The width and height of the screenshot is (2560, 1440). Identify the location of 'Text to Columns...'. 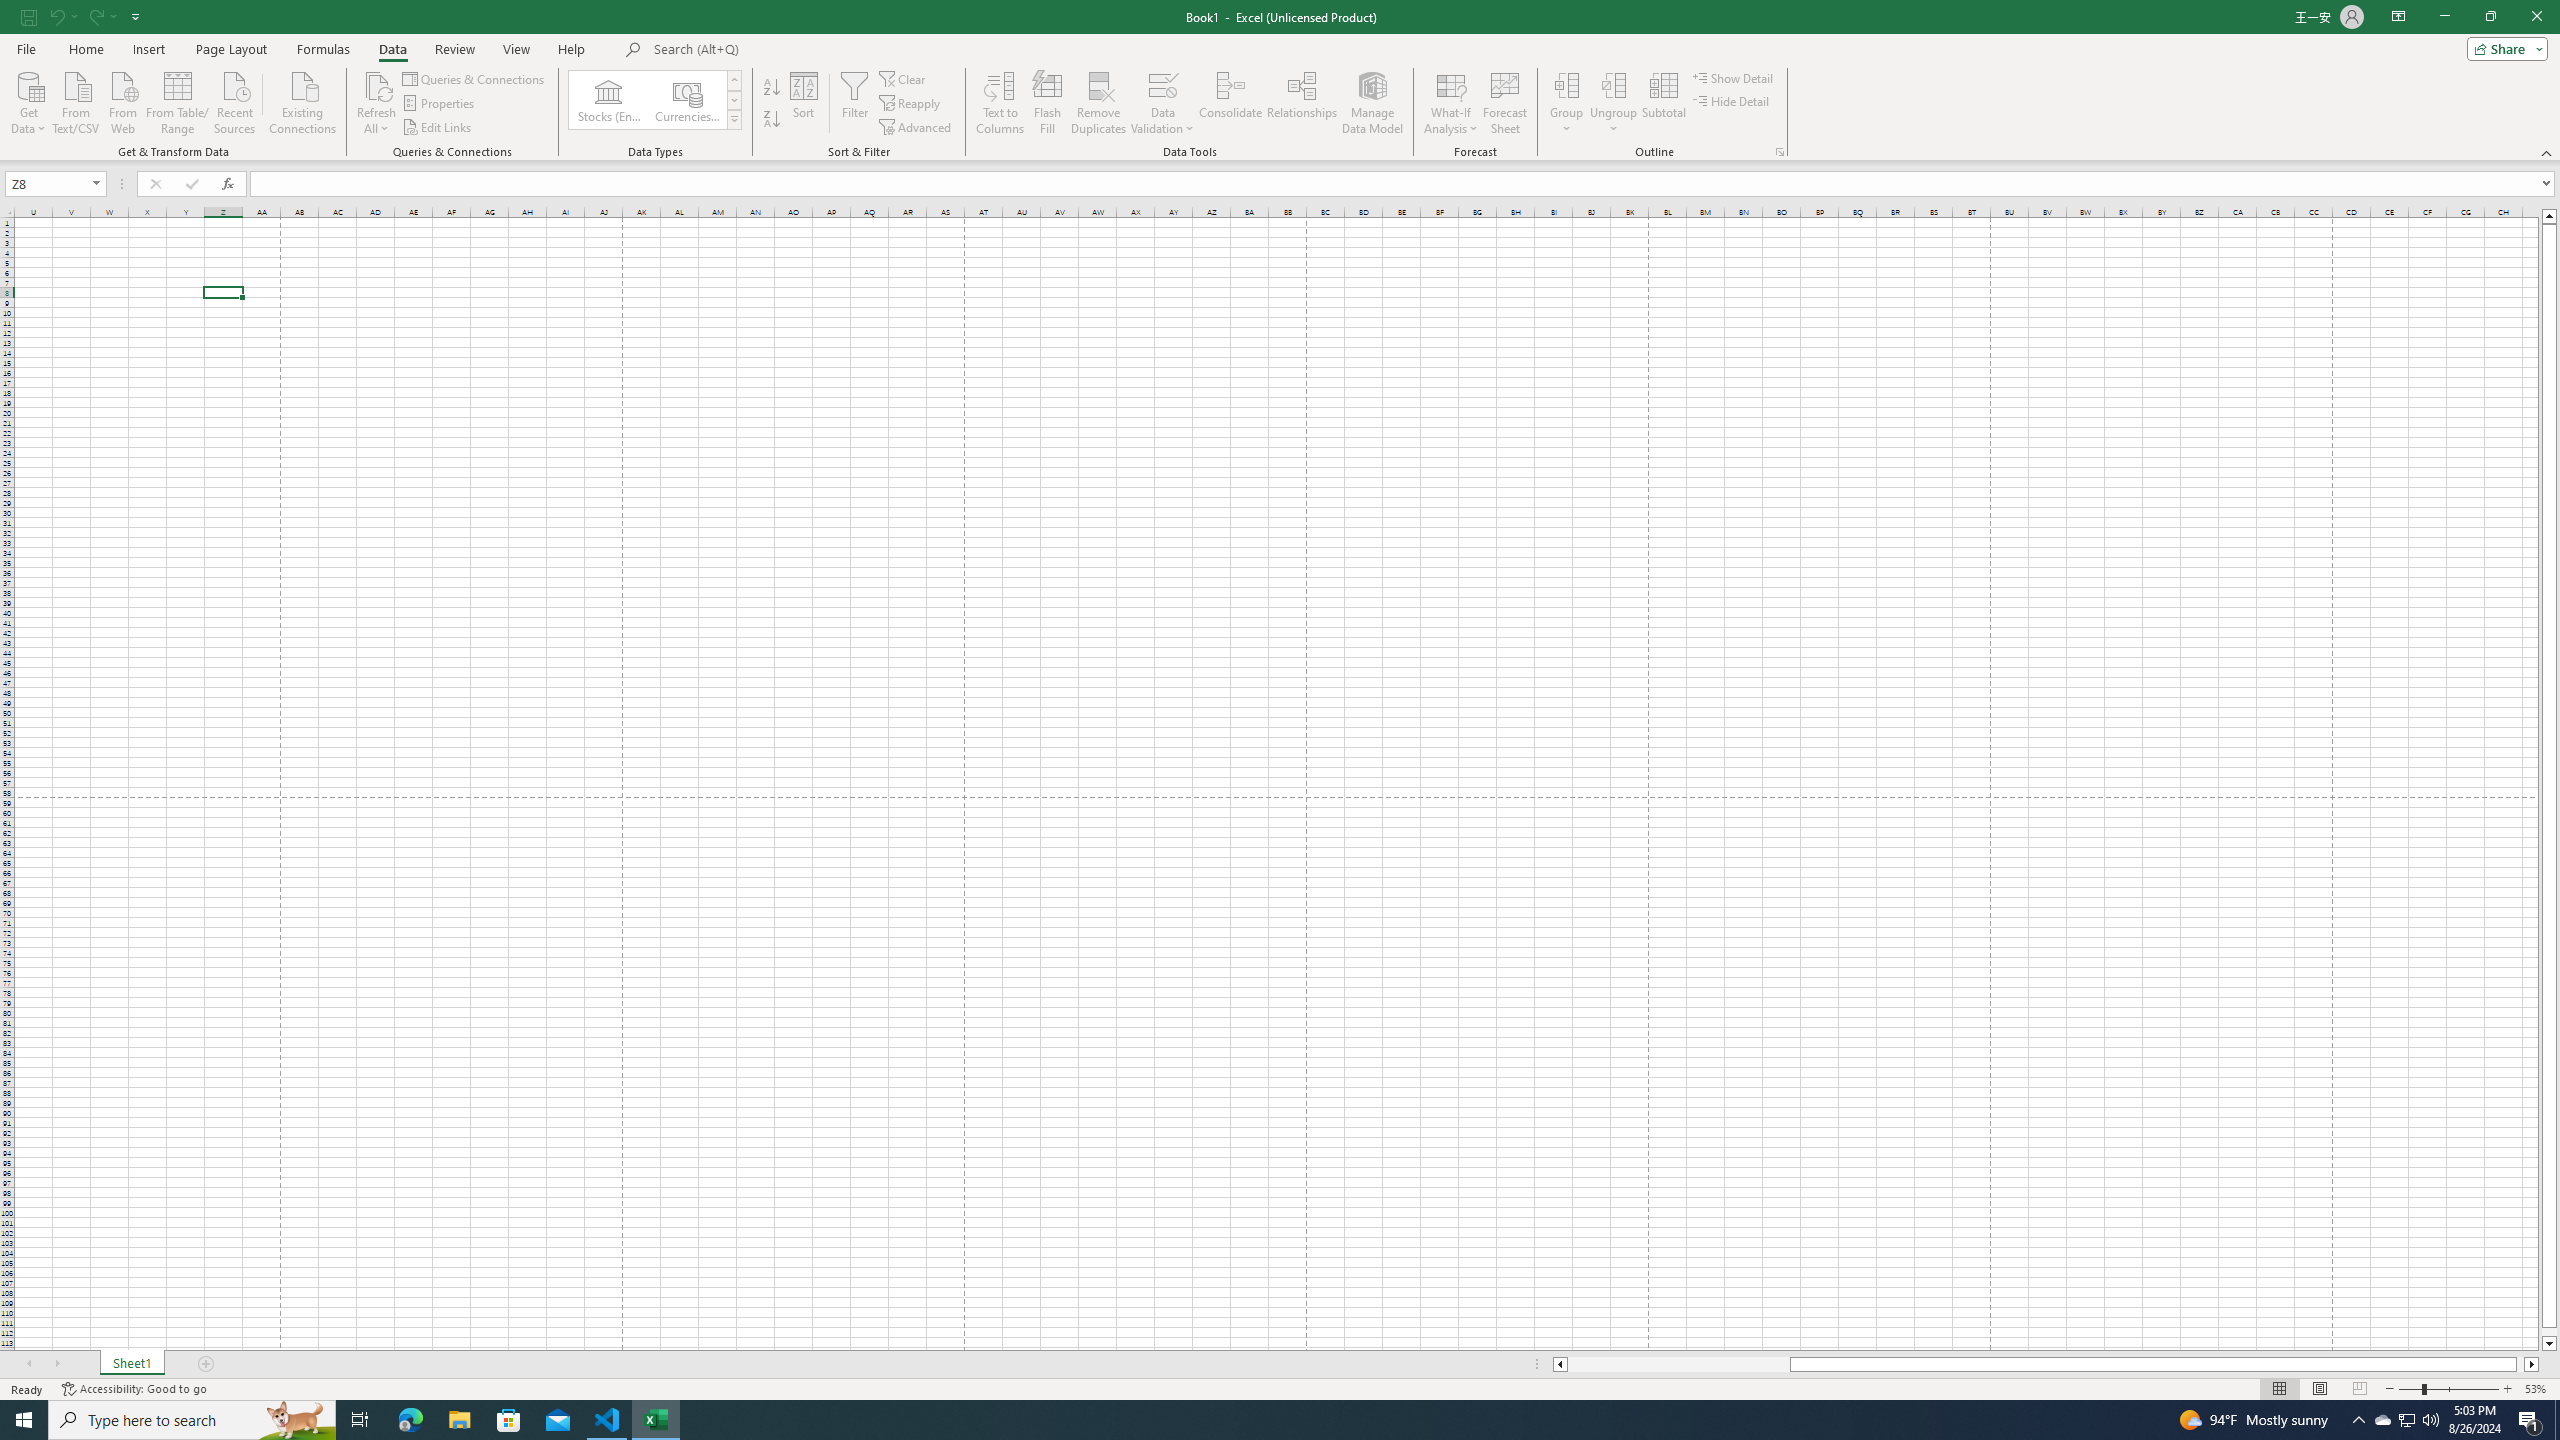
(998, 103).